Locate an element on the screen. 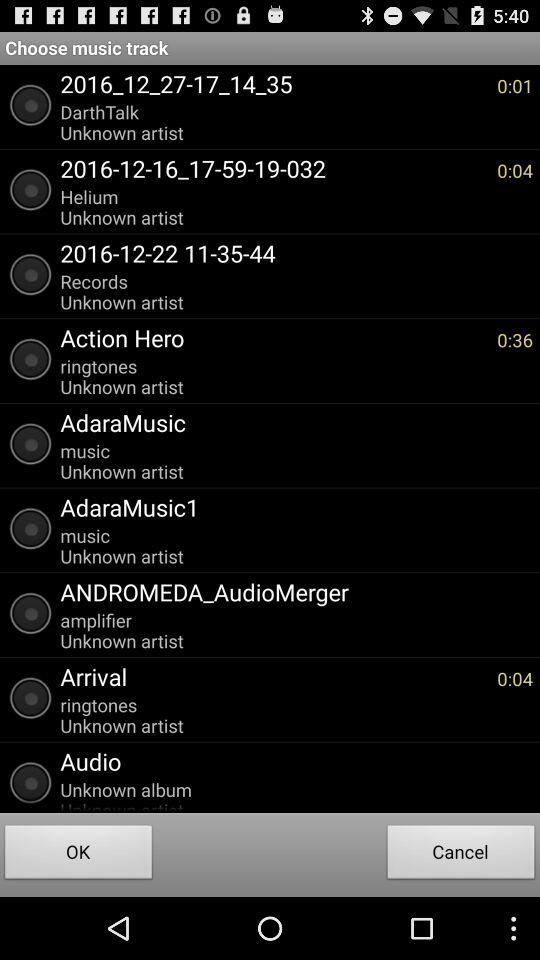  the icon below unknown album unknown app is located at coordinates (461, 853).